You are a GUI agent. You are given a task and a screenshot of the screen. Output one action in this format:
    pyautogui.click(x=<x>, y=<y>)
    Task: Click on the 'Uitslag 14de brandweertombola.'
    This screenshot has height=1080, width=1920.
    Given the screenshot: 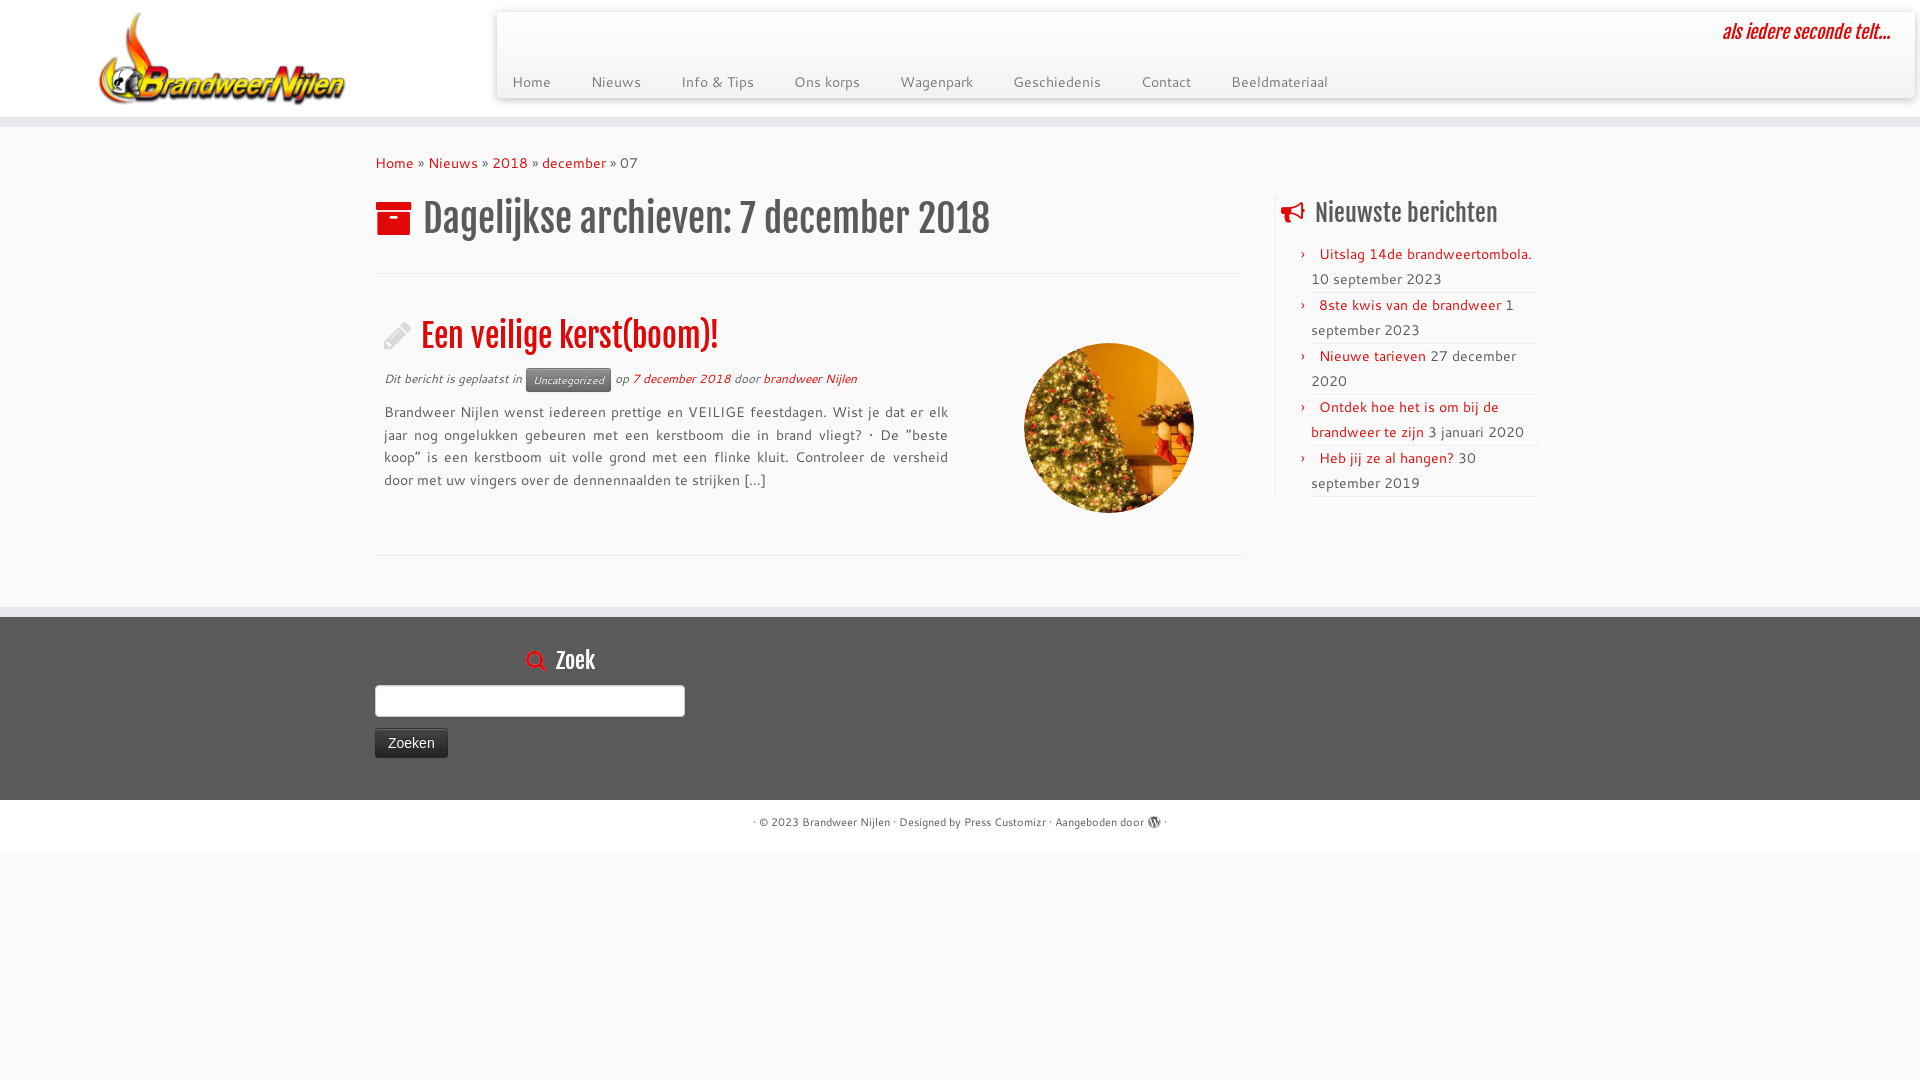 What is the action you would take?
    pyautogui.click(x=1424, y=253)
    